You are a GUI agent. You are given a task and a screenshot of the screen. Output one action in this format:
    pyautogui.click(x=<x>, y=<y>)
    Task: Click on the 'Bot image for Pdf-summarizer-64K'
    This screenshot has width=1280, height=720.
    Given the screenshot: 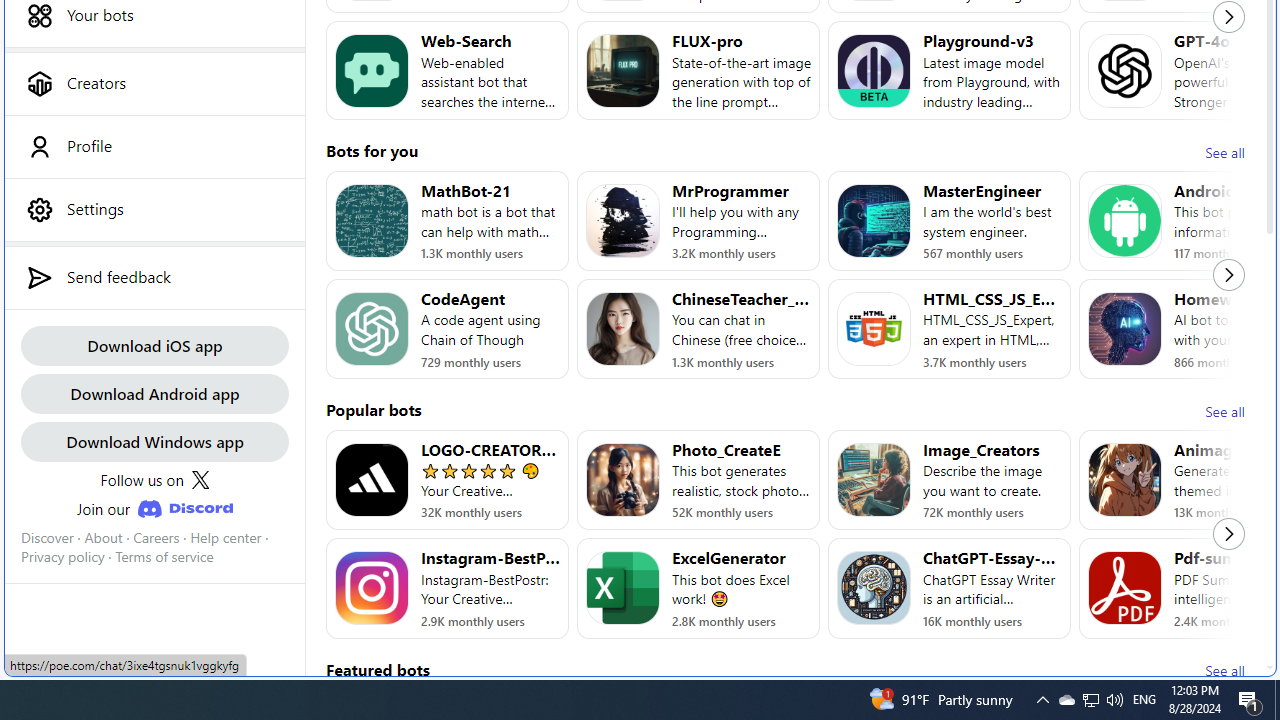 What is the action you would take?
    pyautogui.click(x=1125, y=587)
    